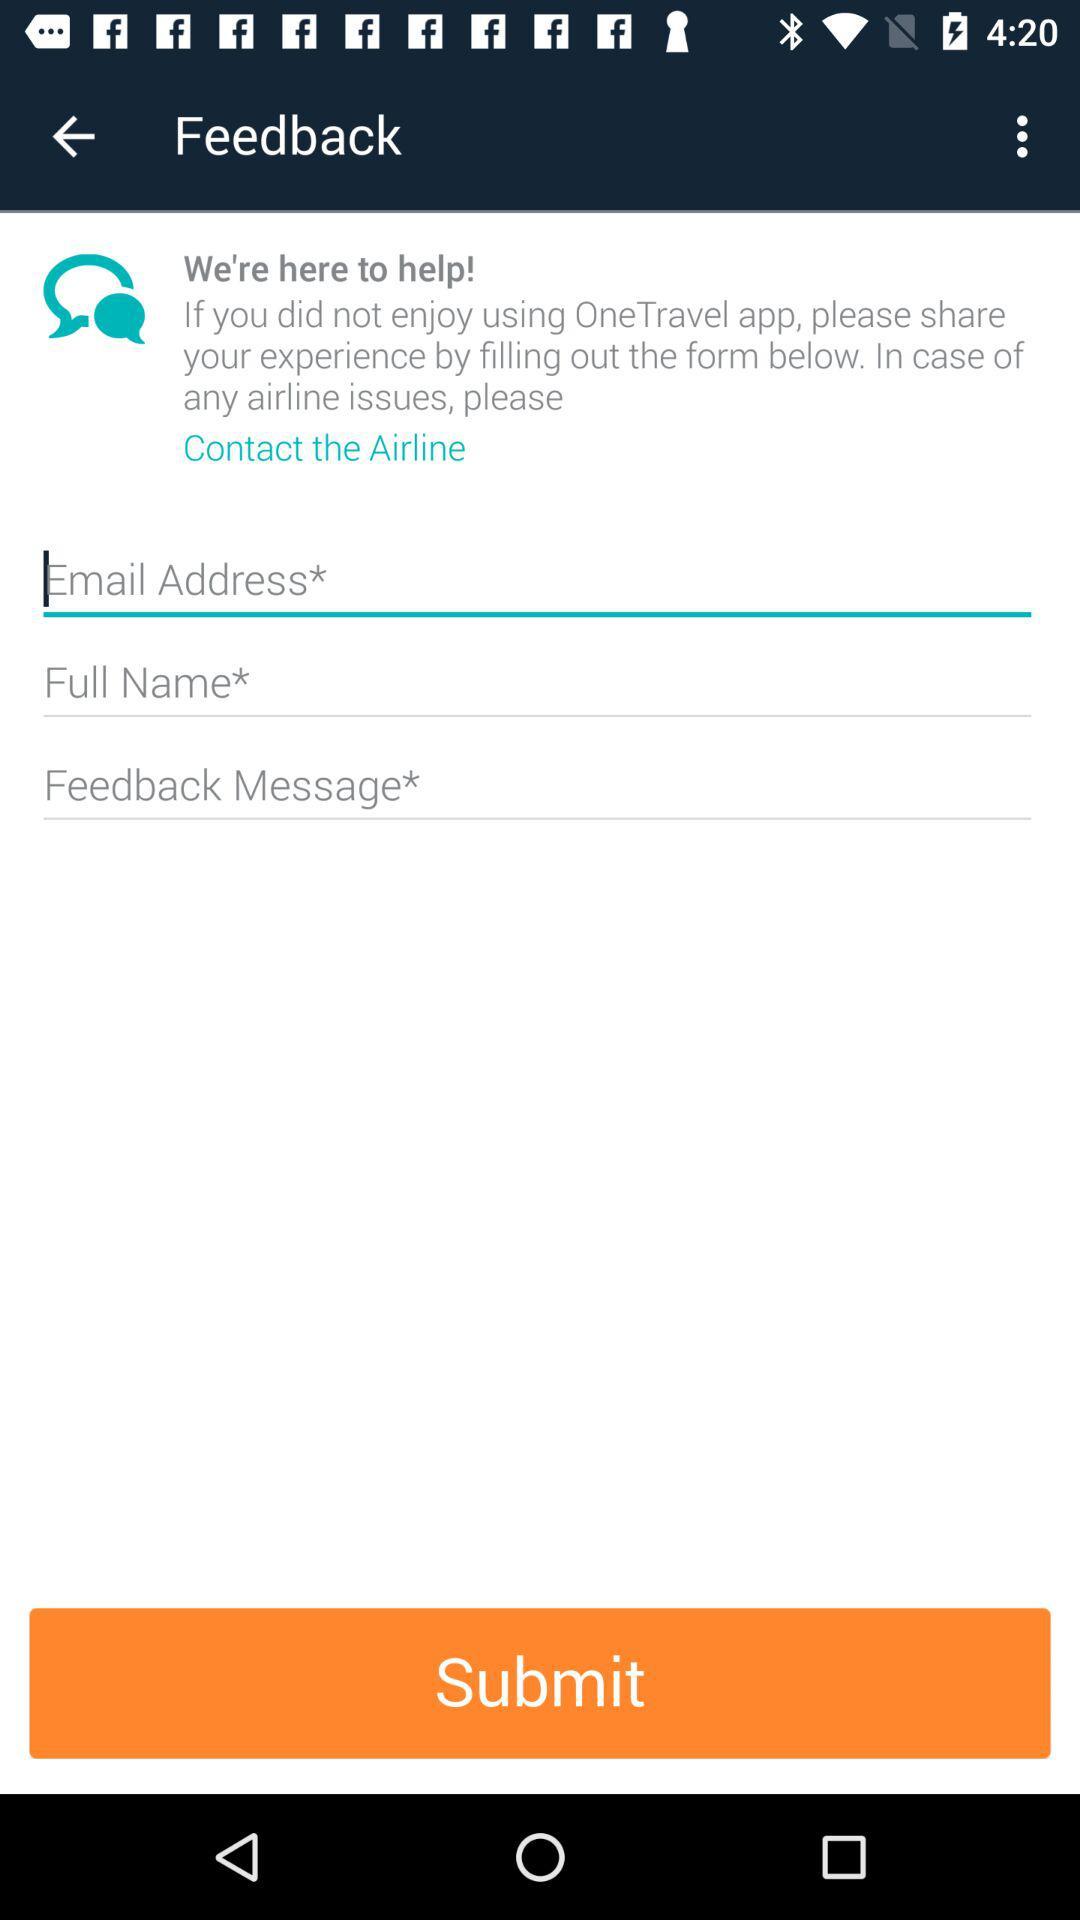  Describe the element at coordinates (113, 297) in the screenshot. I see `the blue colored icon below arrow mark at the top left corner of the page` at that location.